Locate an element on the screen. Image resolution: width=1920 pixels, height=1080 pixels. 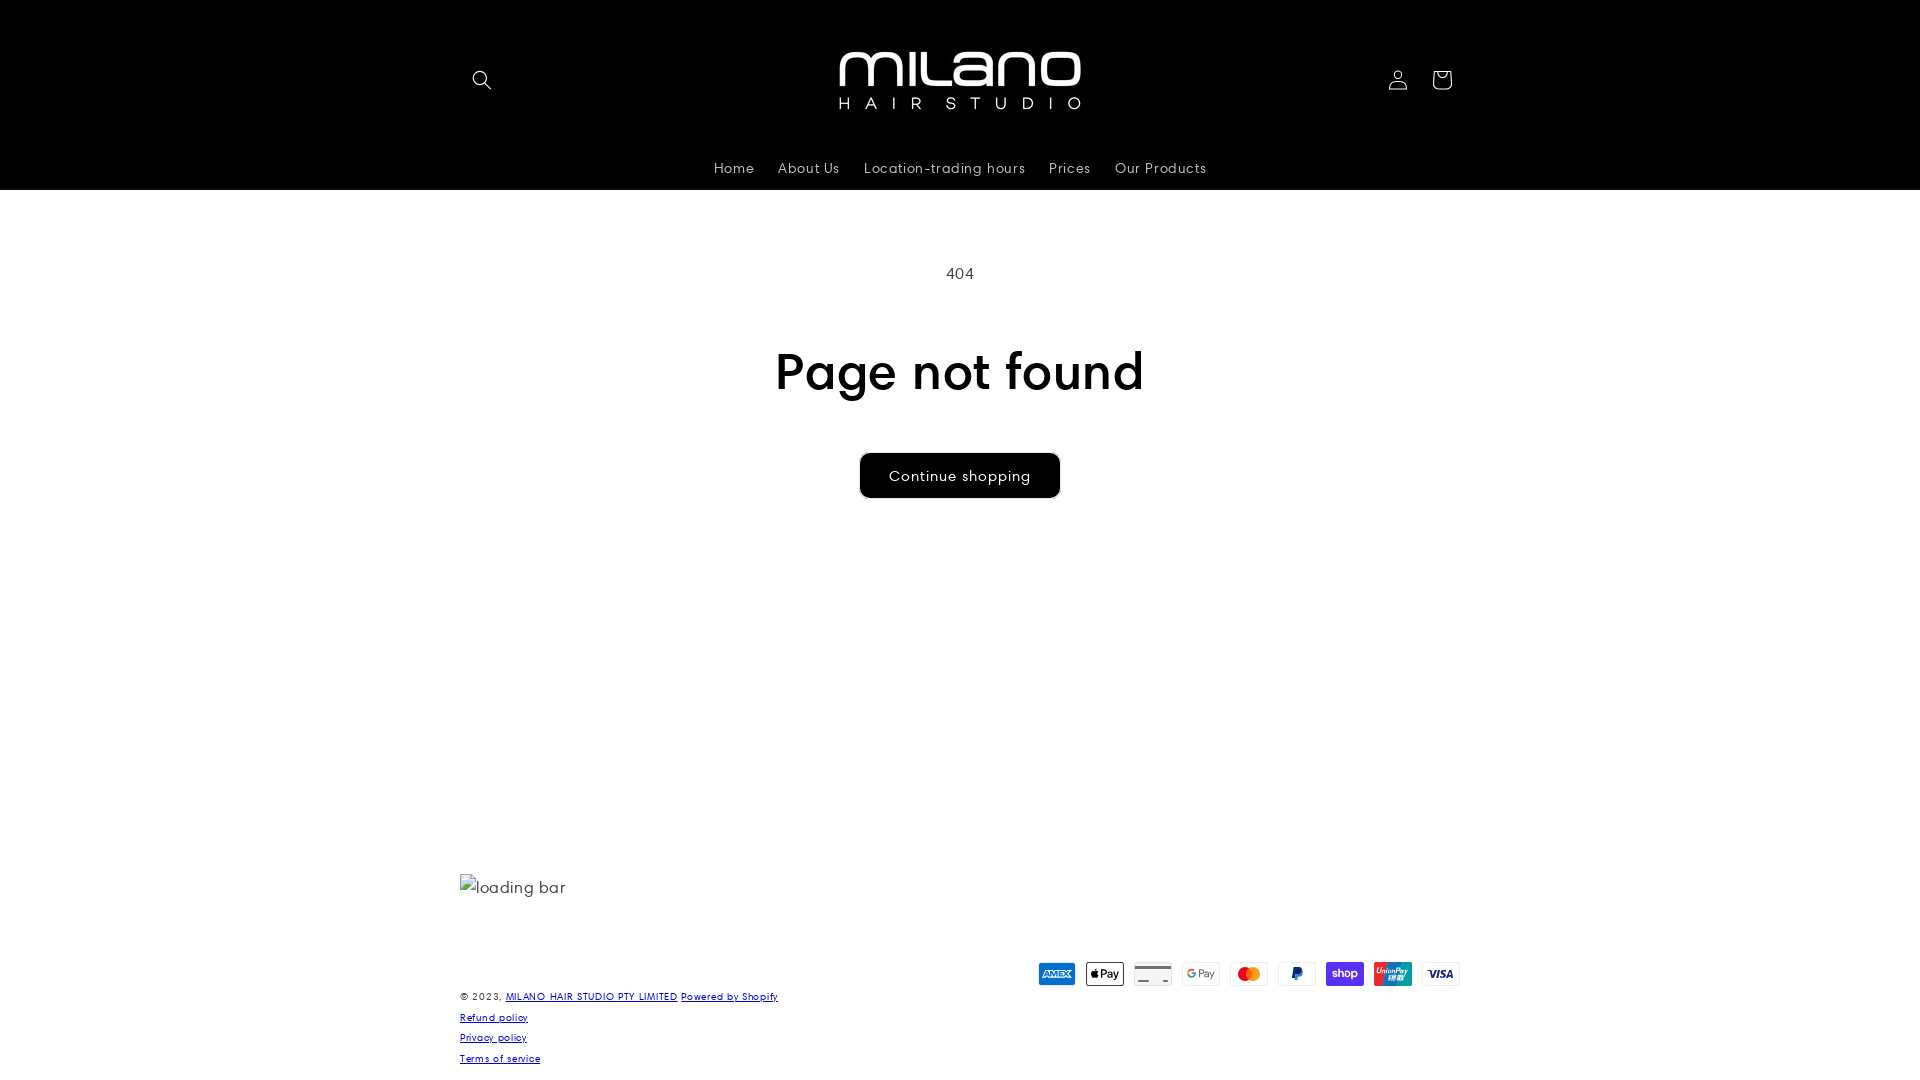
'Prices' is located at coordinates (1036, 165).